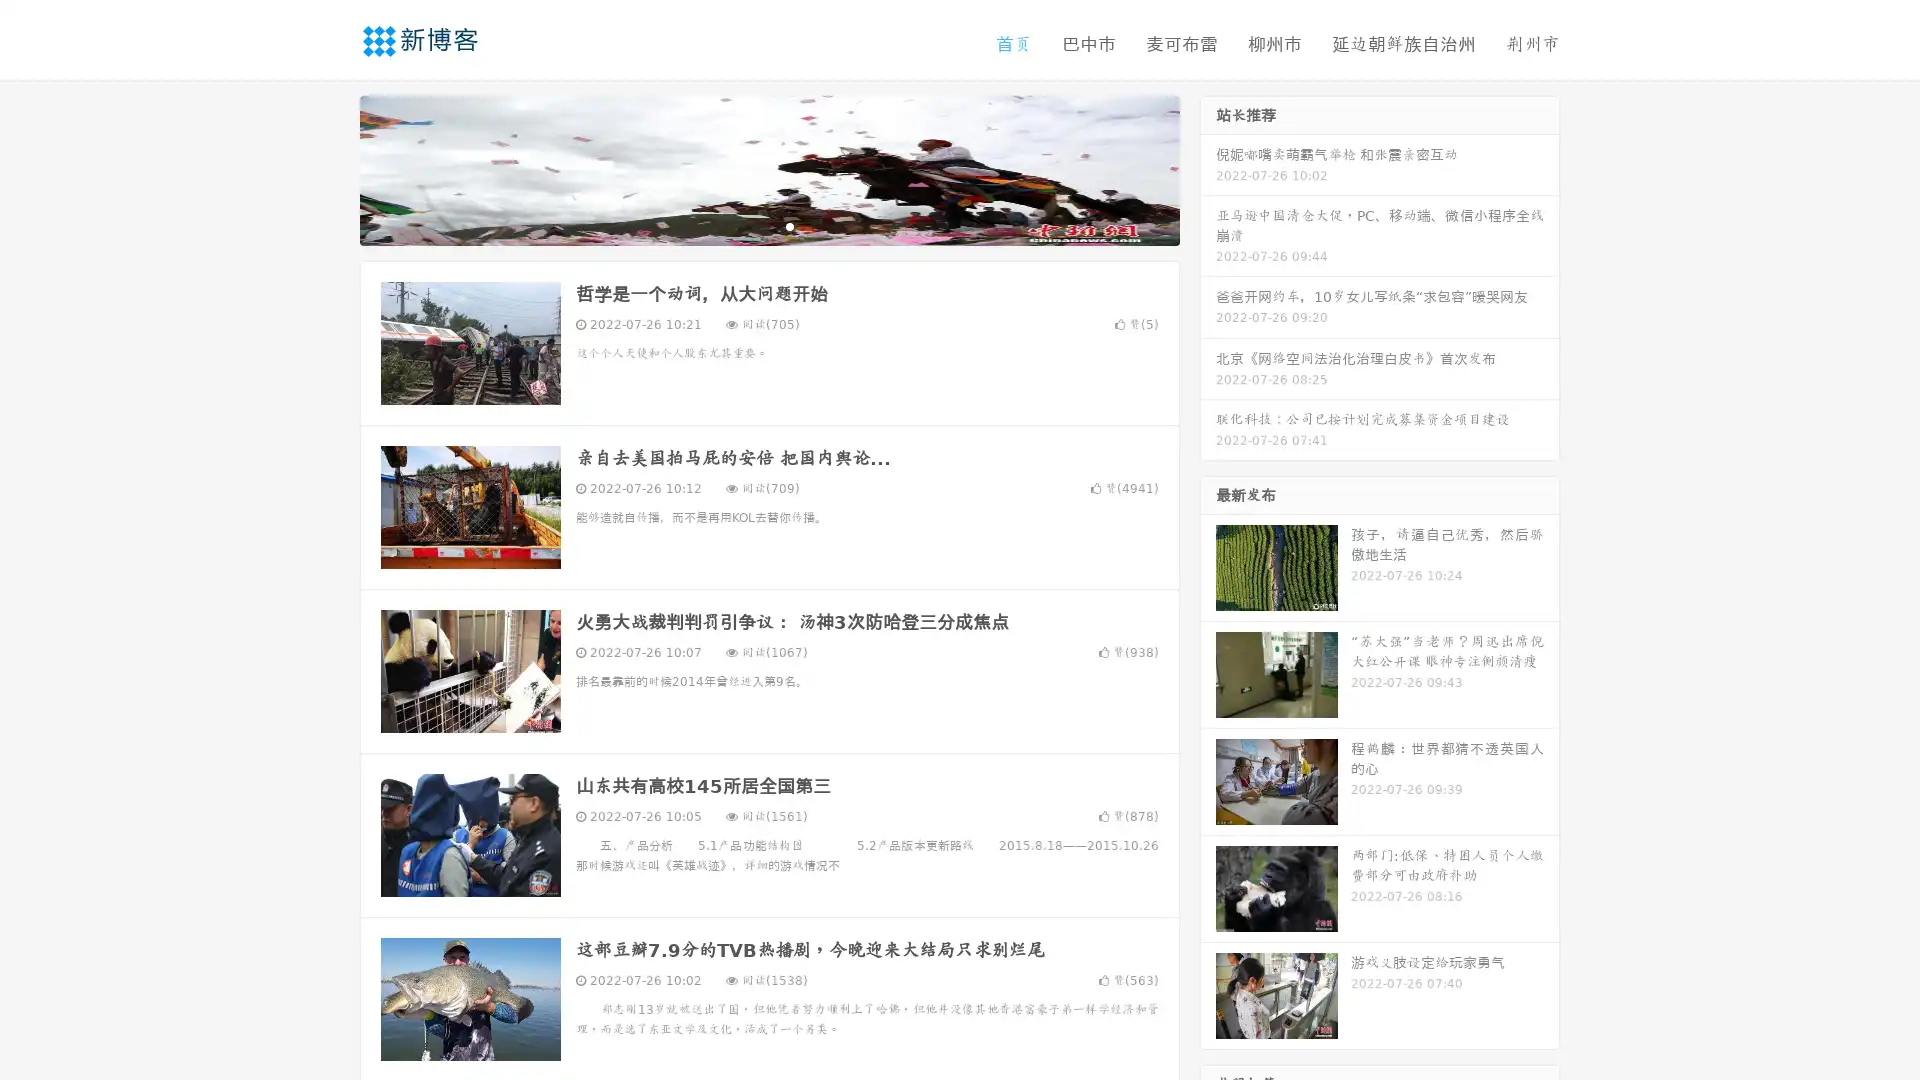 The width and height of the screenshot is (1920, 1080). What do you see at coordinates (789, 225) in the screenshot?
I see `Go to slide 3` at bounding box center [789, 225].